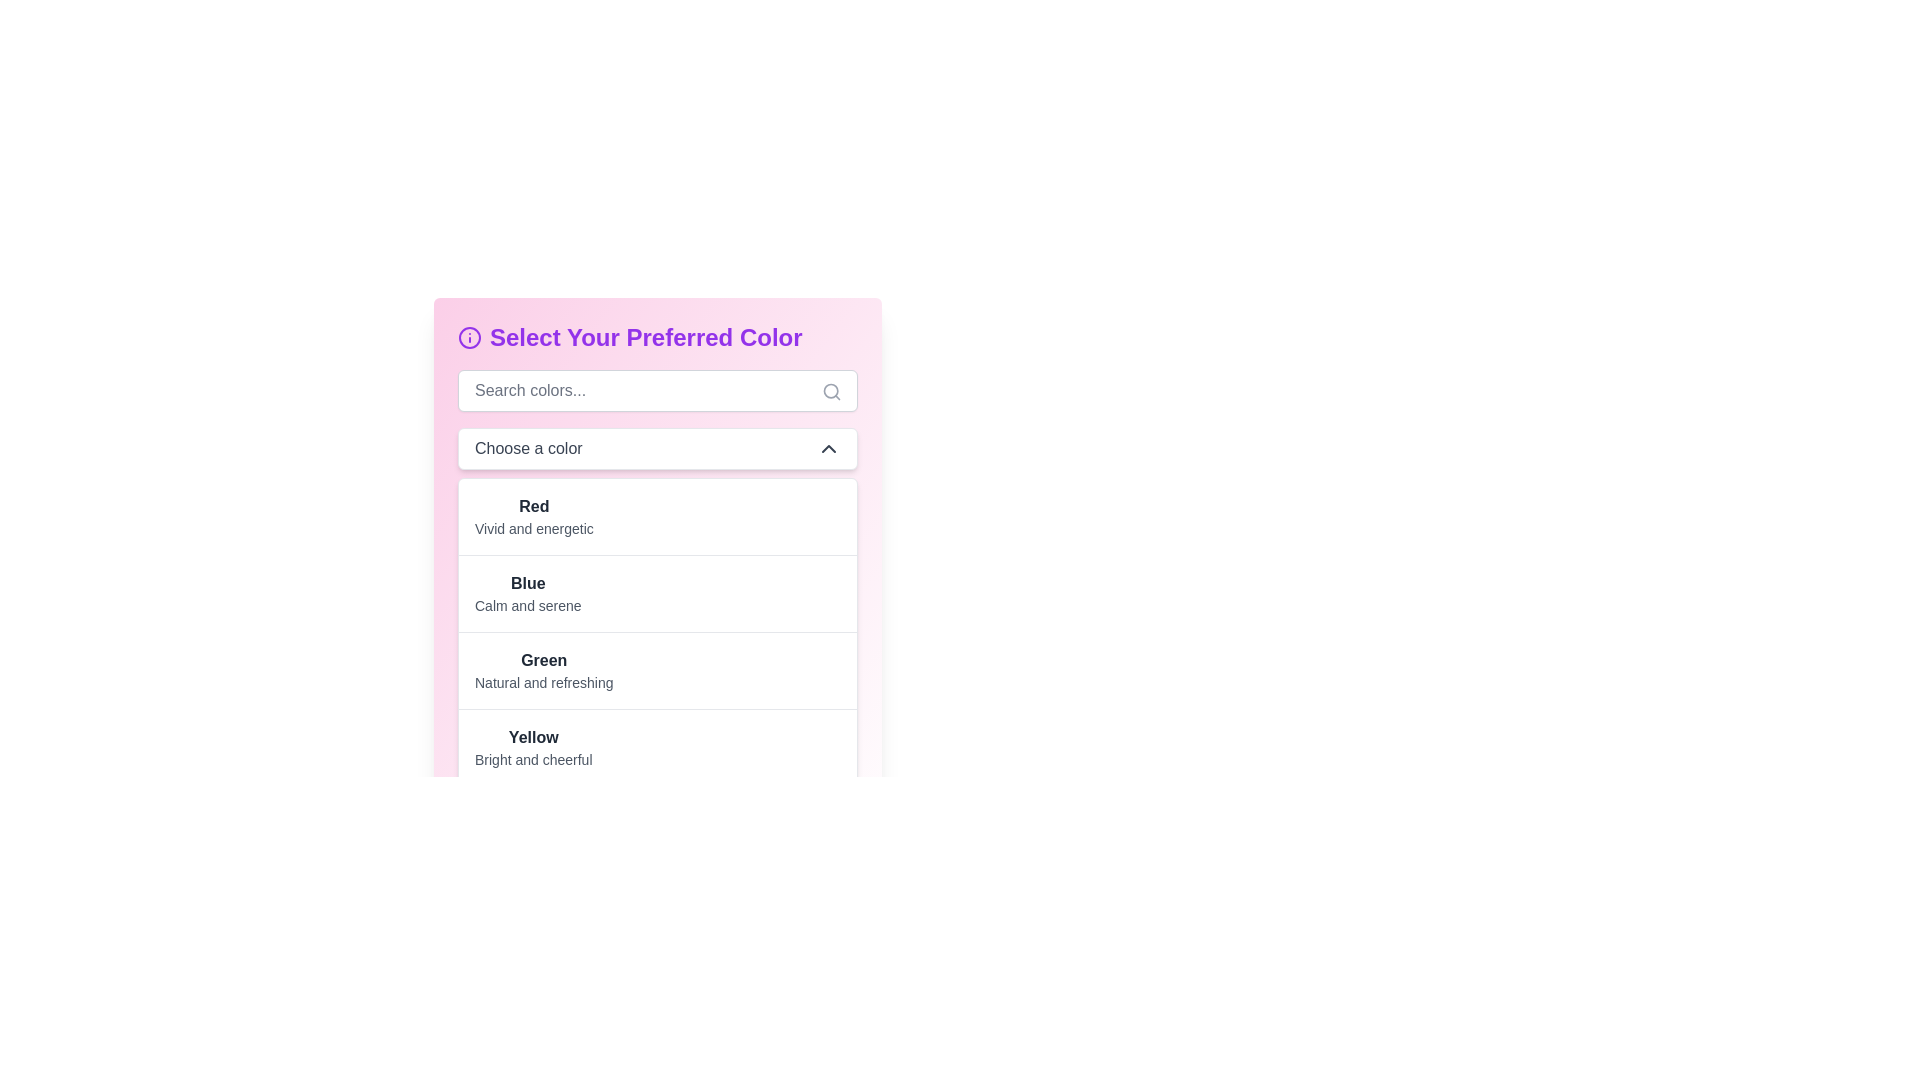  I want to click on the first list item displaying 'Red' with the description 'Vivid and energetic' located beneath the dropdown labeled 'Choose a color', so click(657, 515).